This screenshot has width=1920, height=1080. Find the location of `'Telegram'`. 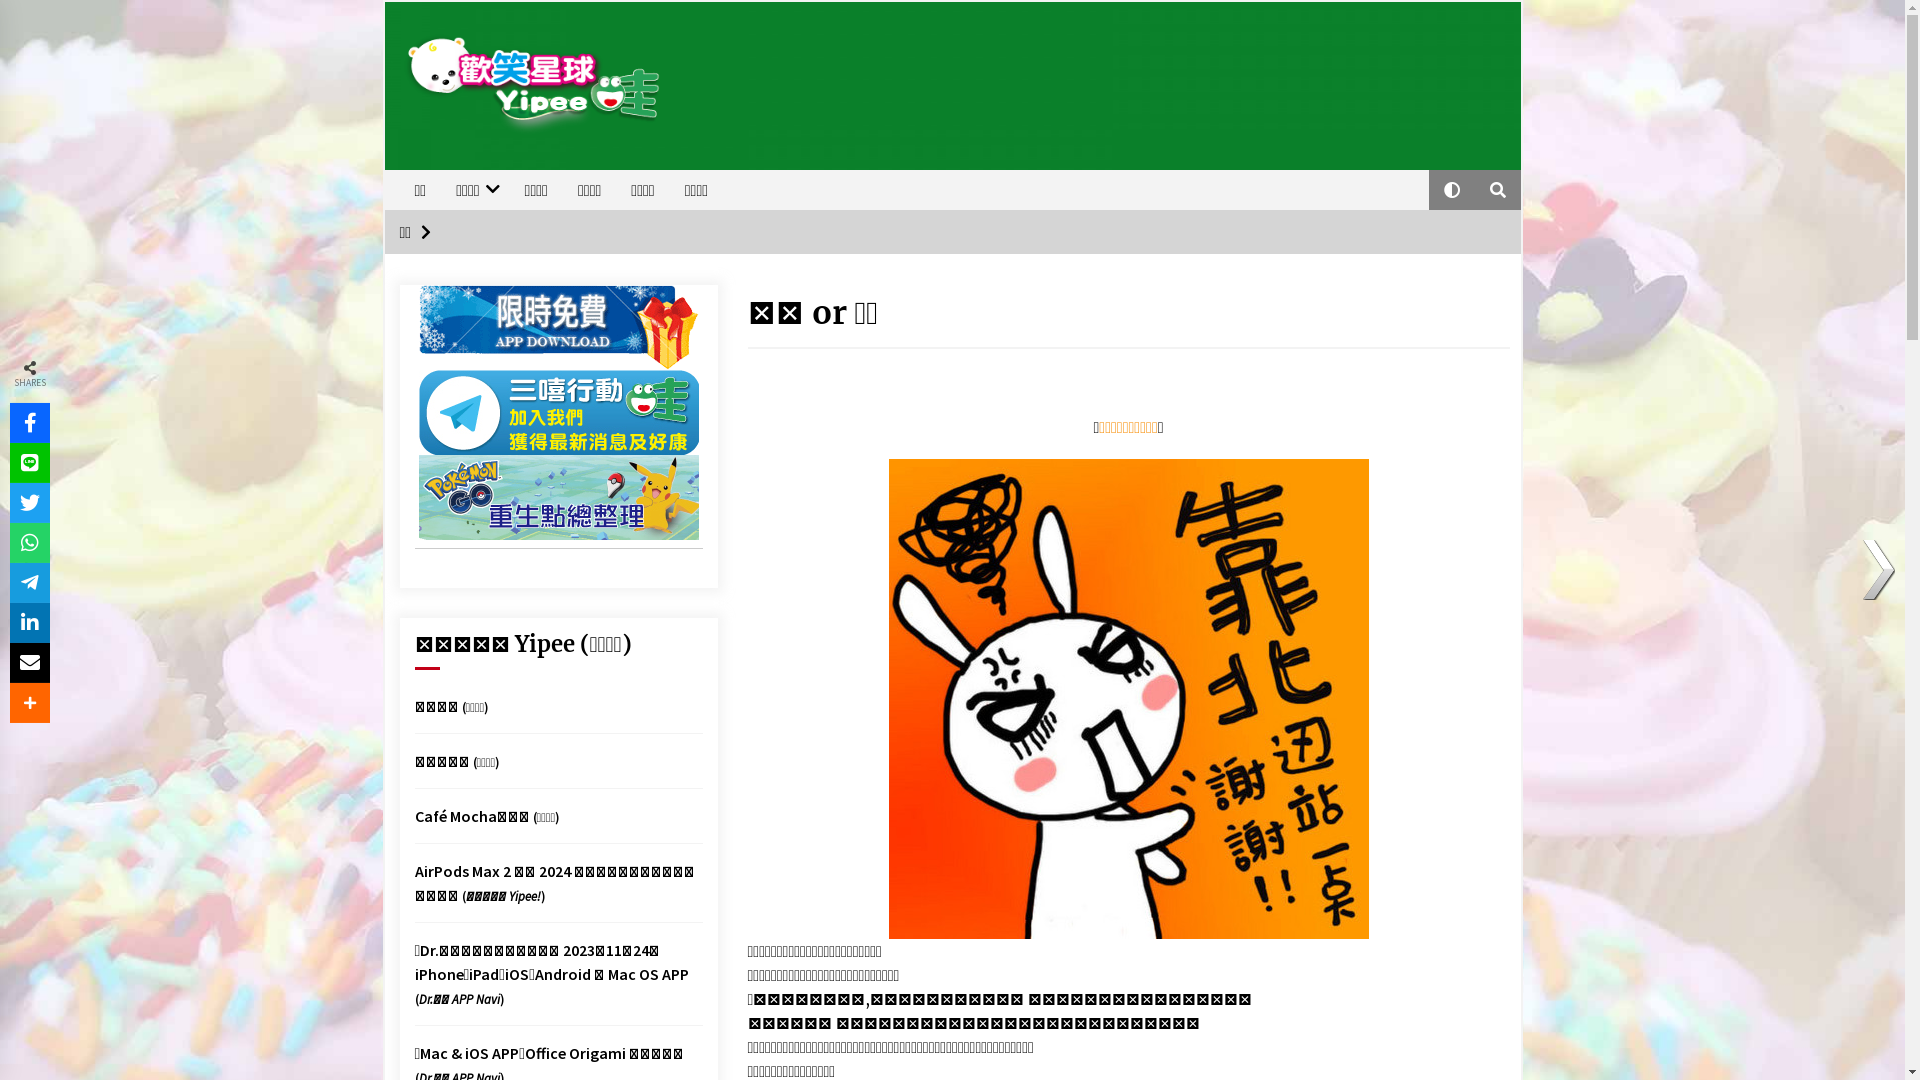

'Telegram' is located at coordinates (29, 582).